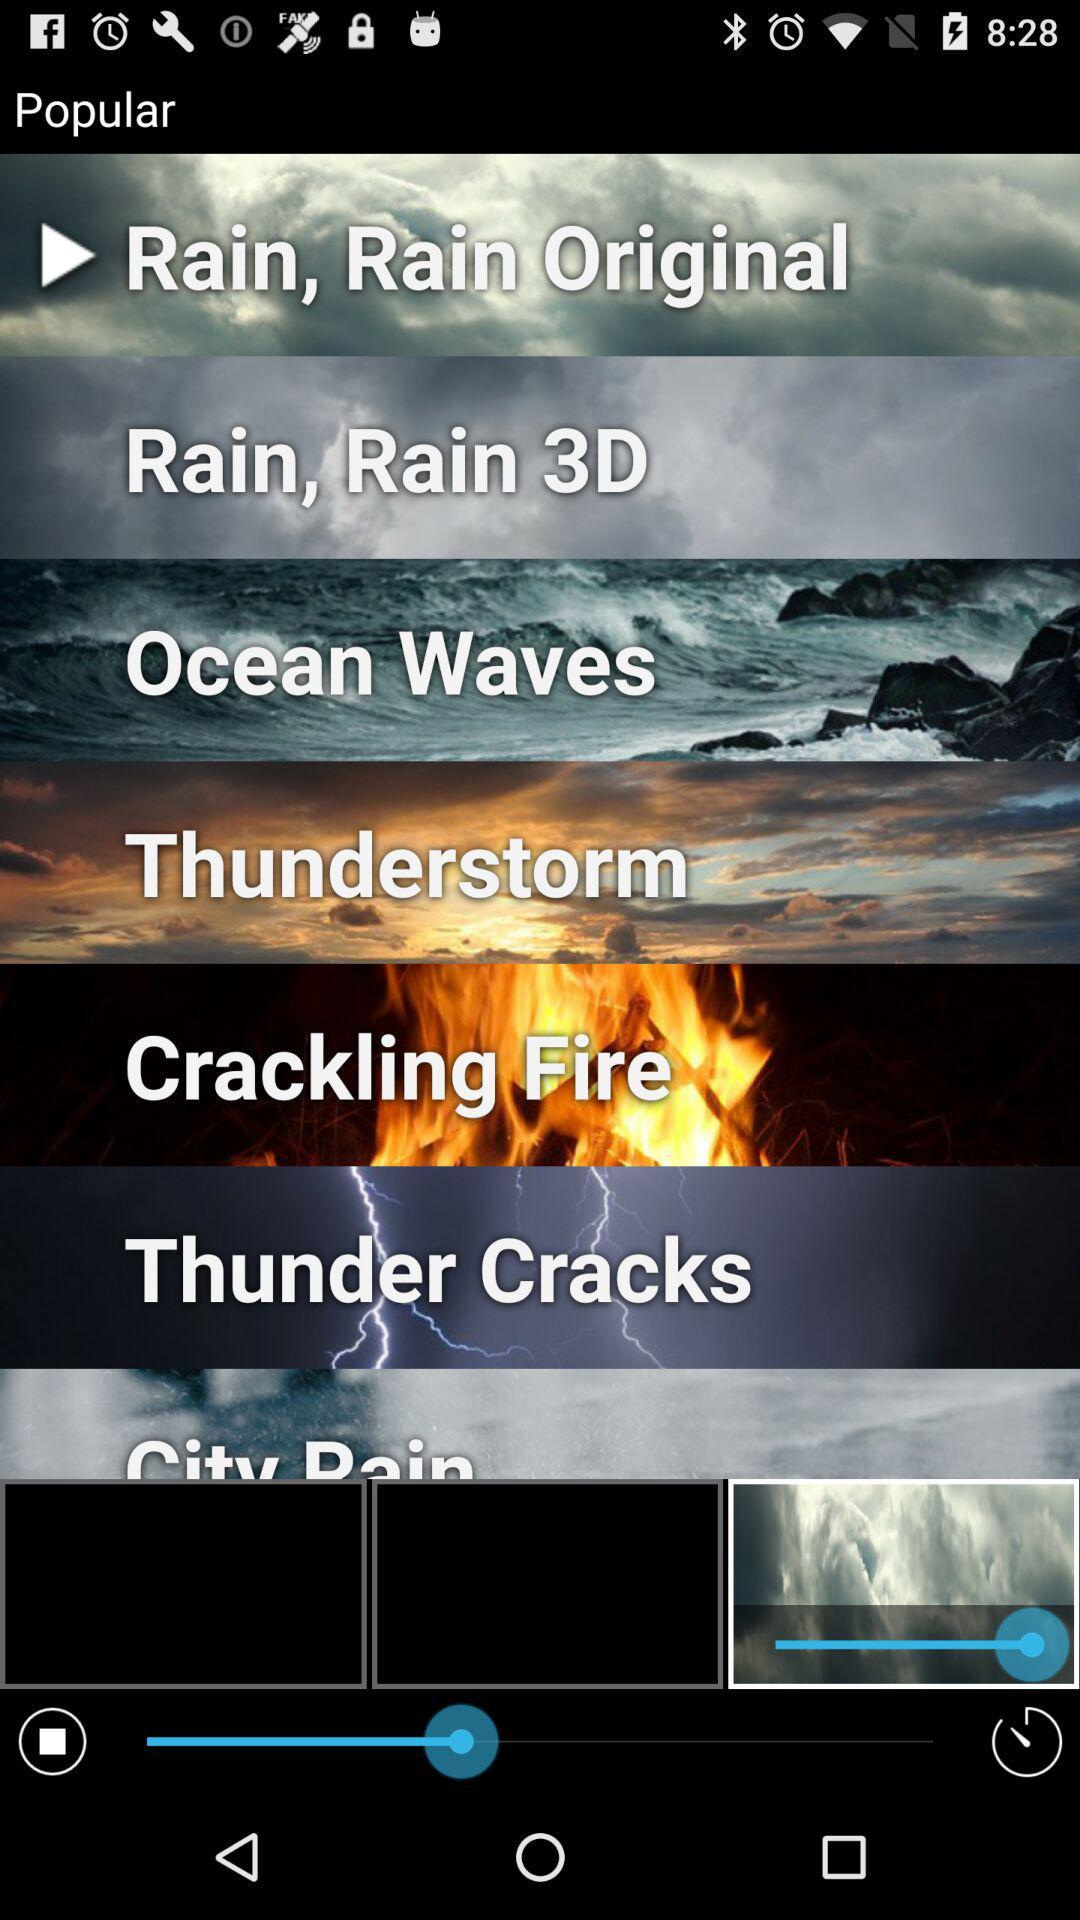 Image resolution: width=1080 pixels, height=1920 pixels. I want to click on the symbol which is at the bottom right corner of the page, so click(1027, 1740).